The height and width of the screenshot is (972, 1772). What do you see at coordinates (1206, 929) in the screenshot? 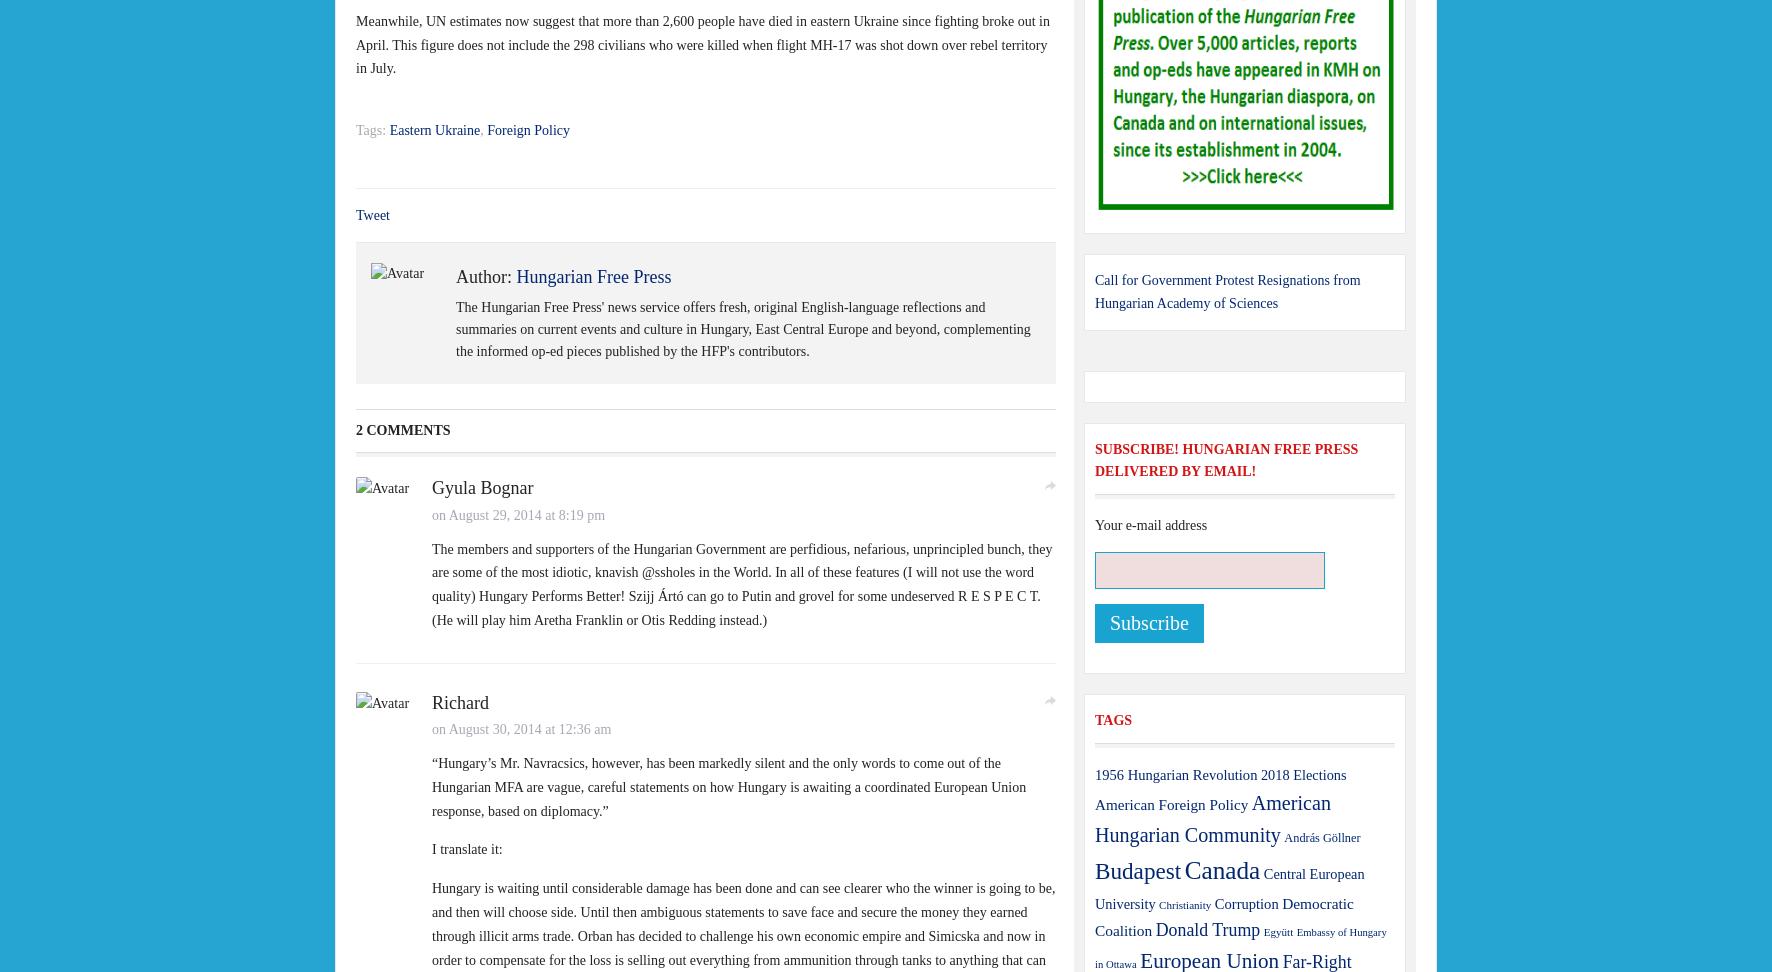
I see `'Donald Trump'` at bounding box center [1206, 929].